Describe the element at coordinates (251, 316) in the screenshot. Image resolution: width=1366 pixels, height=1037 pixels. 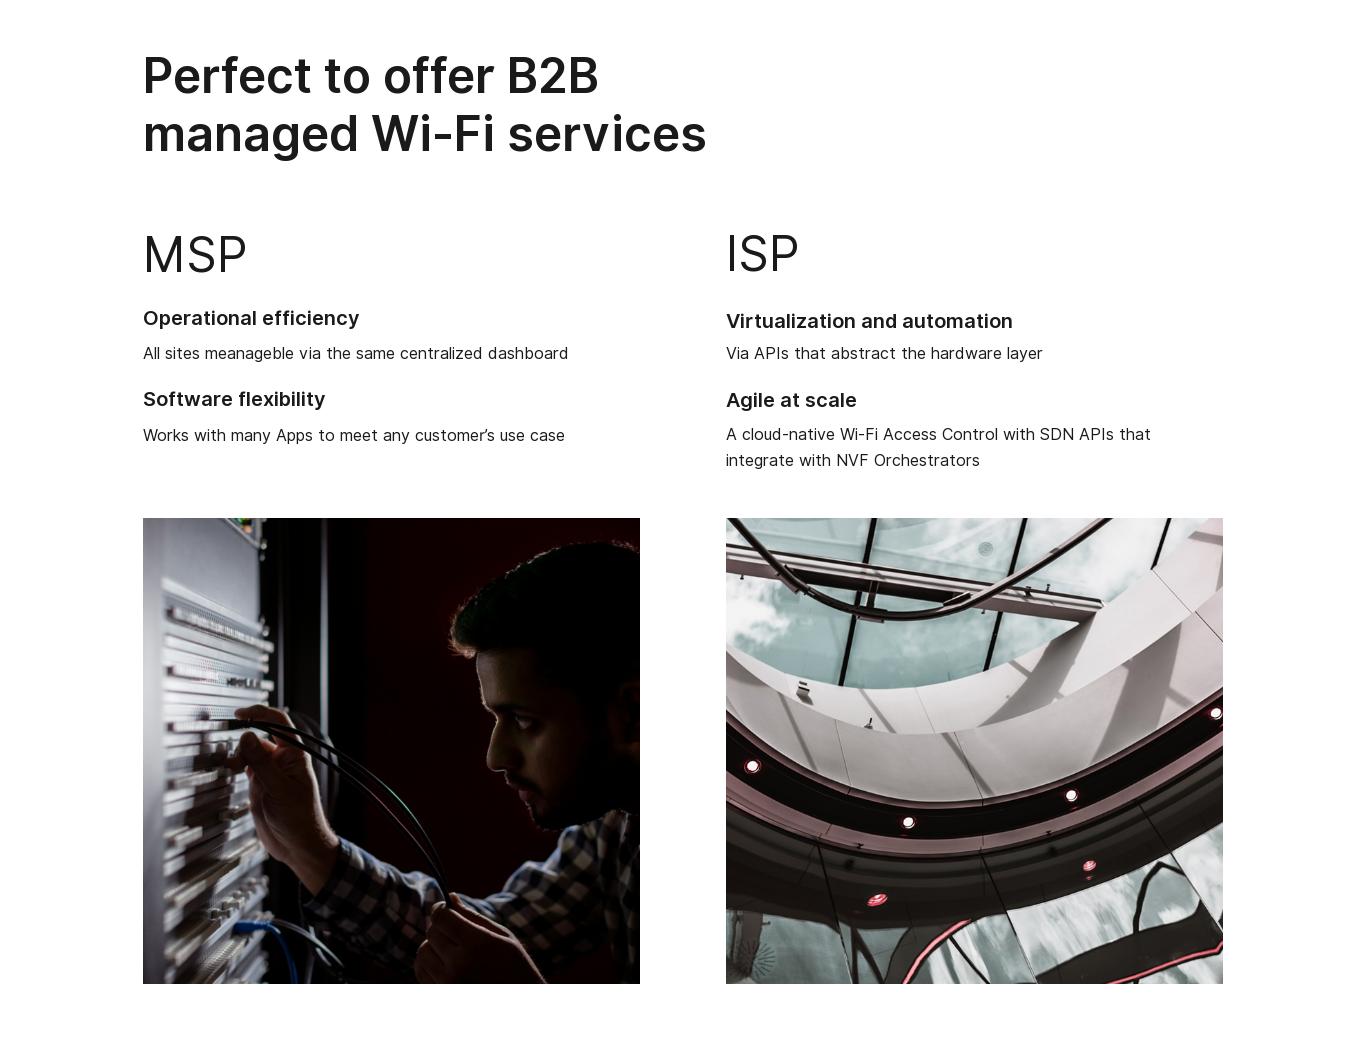
I see `'Operational efficiency'` at that location.